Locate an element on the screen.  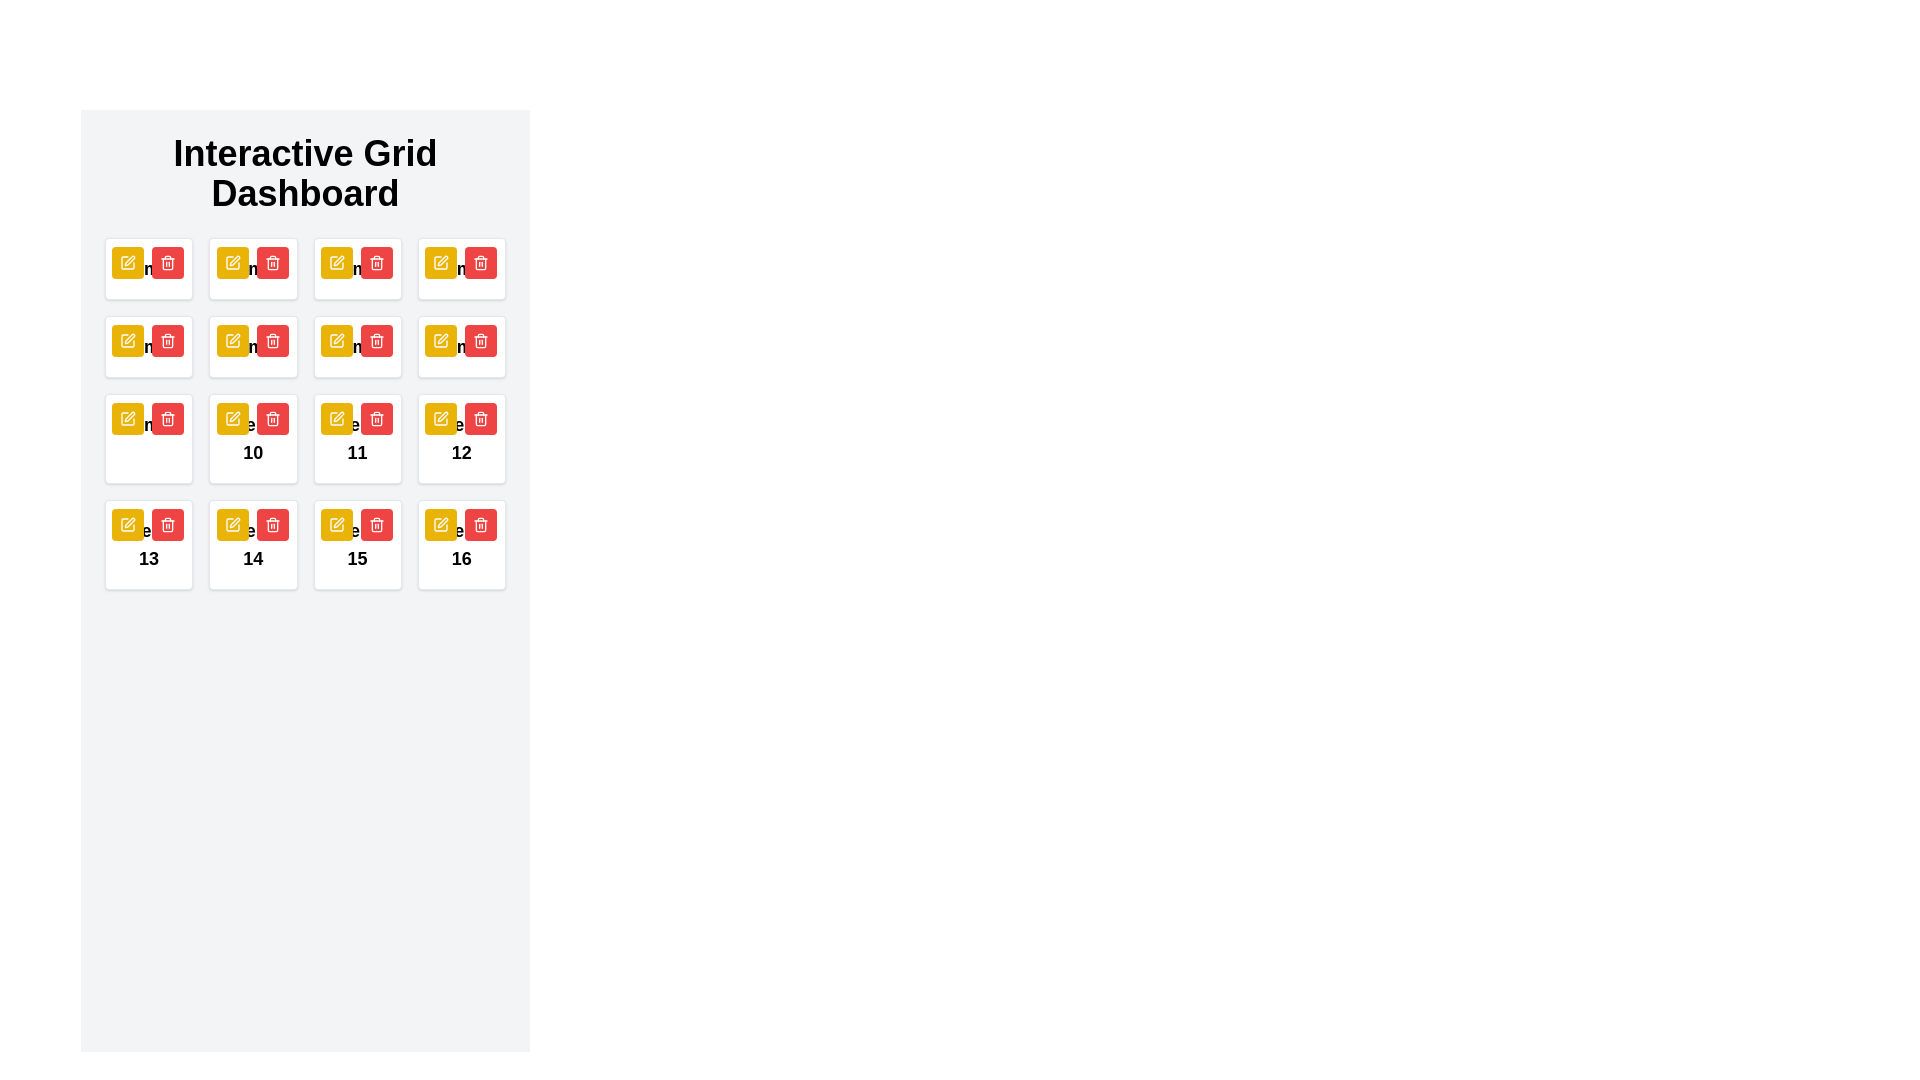
the yellow-filled SVG icon located in the first row, first column of the interactive grid dashboard is located at coordinates (127, 261).